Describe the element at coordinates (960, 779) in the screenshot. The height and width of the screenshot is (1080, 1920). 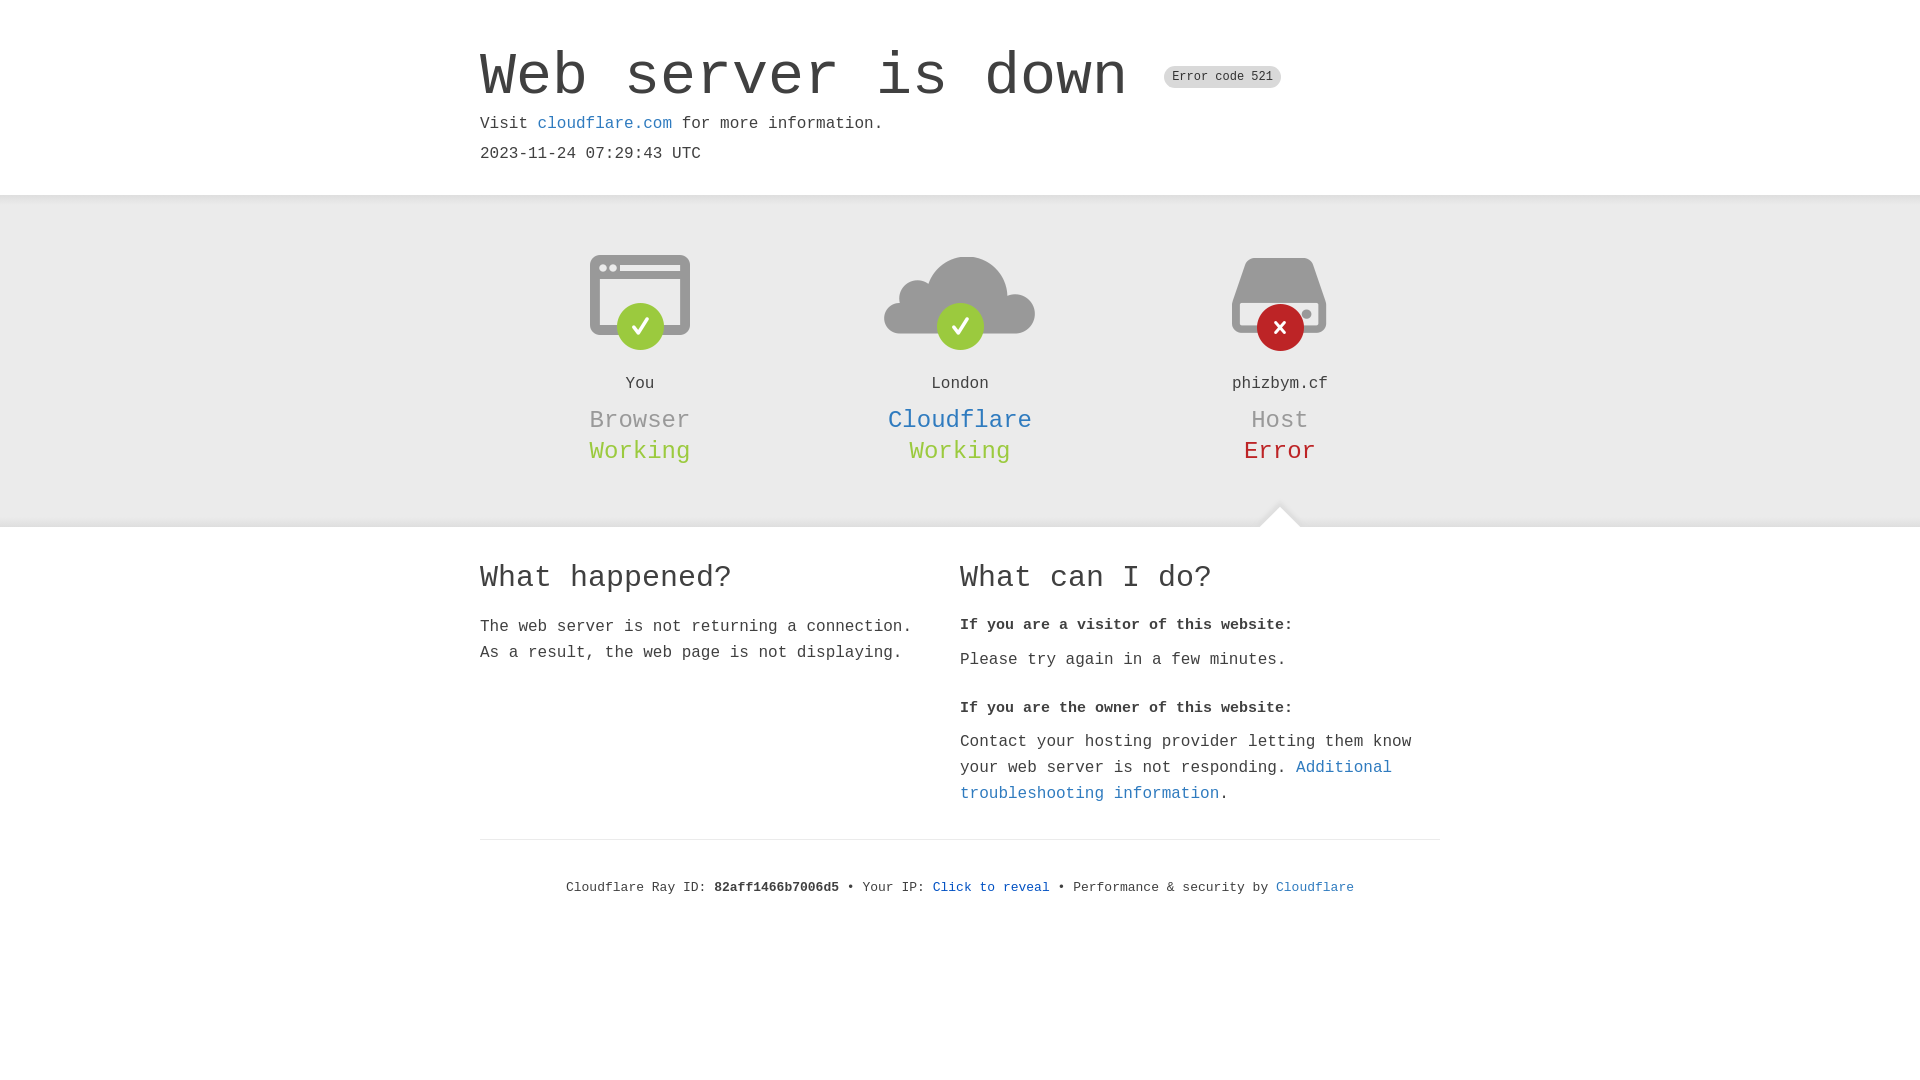
I see `'Additional troubleshooting information'` at that location.